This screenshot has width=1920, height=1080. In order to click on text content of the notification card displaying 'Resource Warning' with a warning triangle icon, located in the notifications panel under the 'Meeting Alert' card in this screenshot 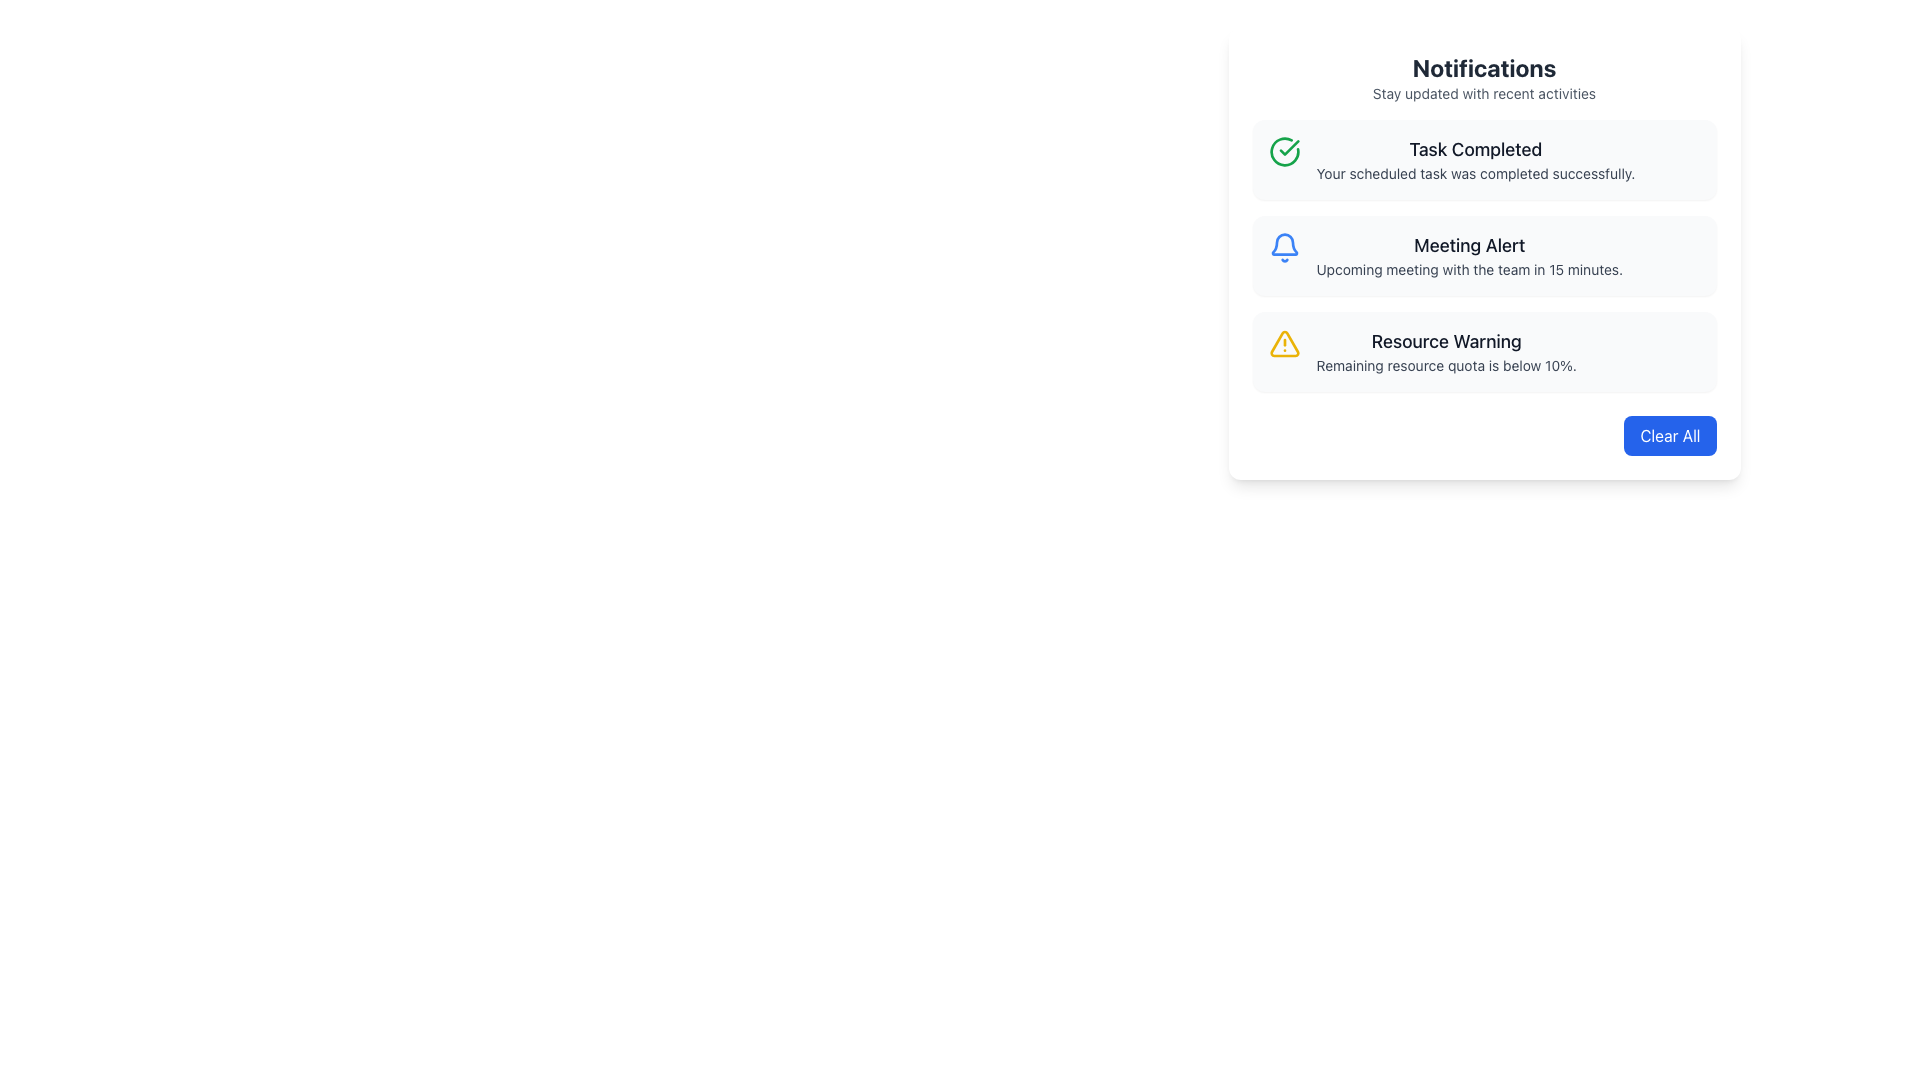, I will do `click(1484, 350)`.